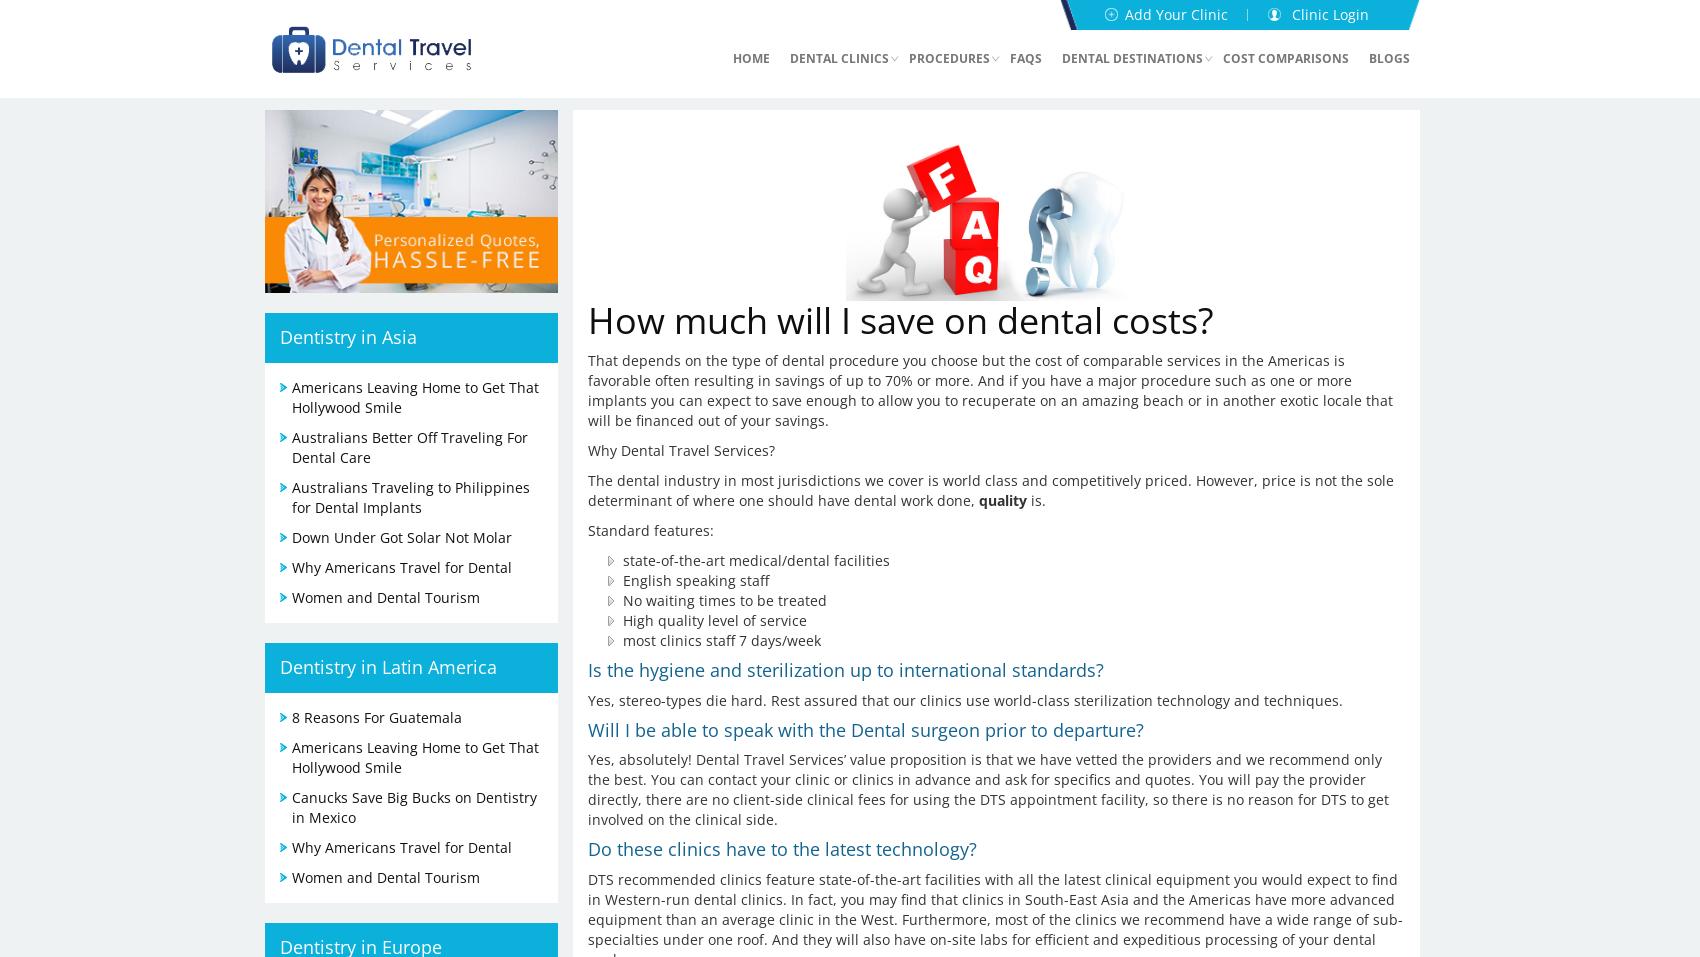 The width and height of the screenshot is (1700, 957). Describe the element at coordinates (1221, 57) in the screenshot. I see `'Cost Comparisons'` at that location.